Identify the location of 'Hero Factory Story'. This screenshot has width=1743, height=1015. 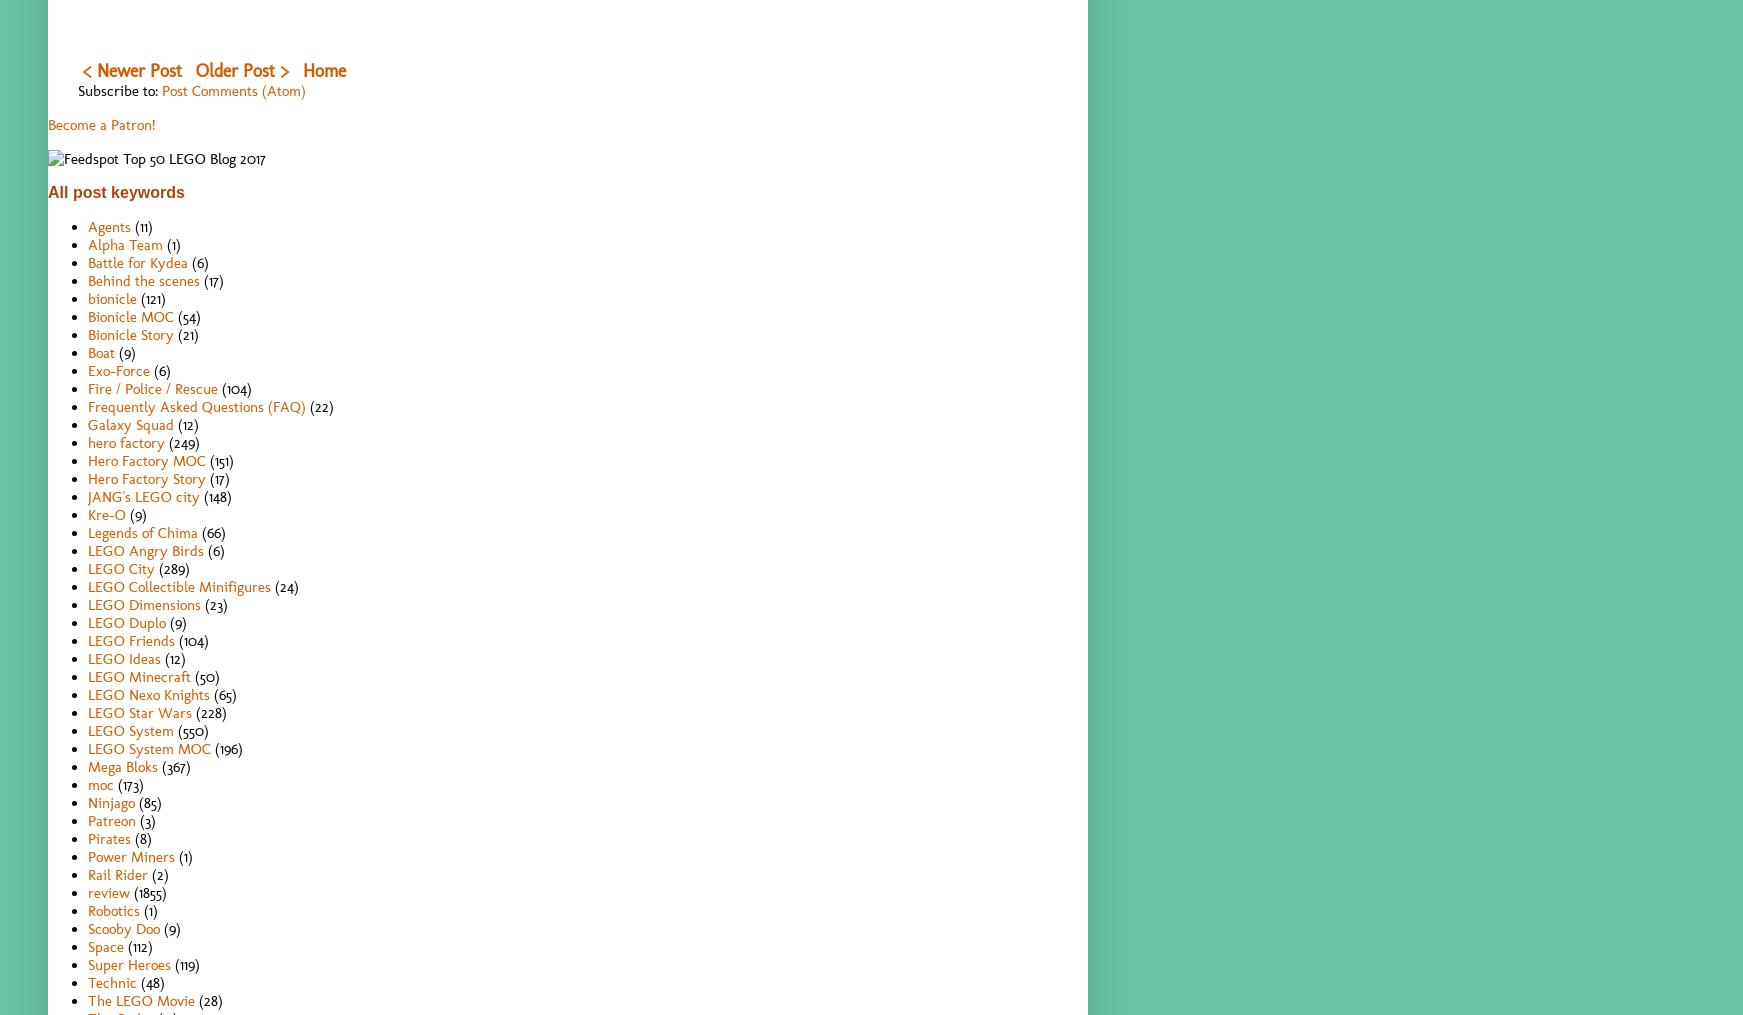
(146, 476).